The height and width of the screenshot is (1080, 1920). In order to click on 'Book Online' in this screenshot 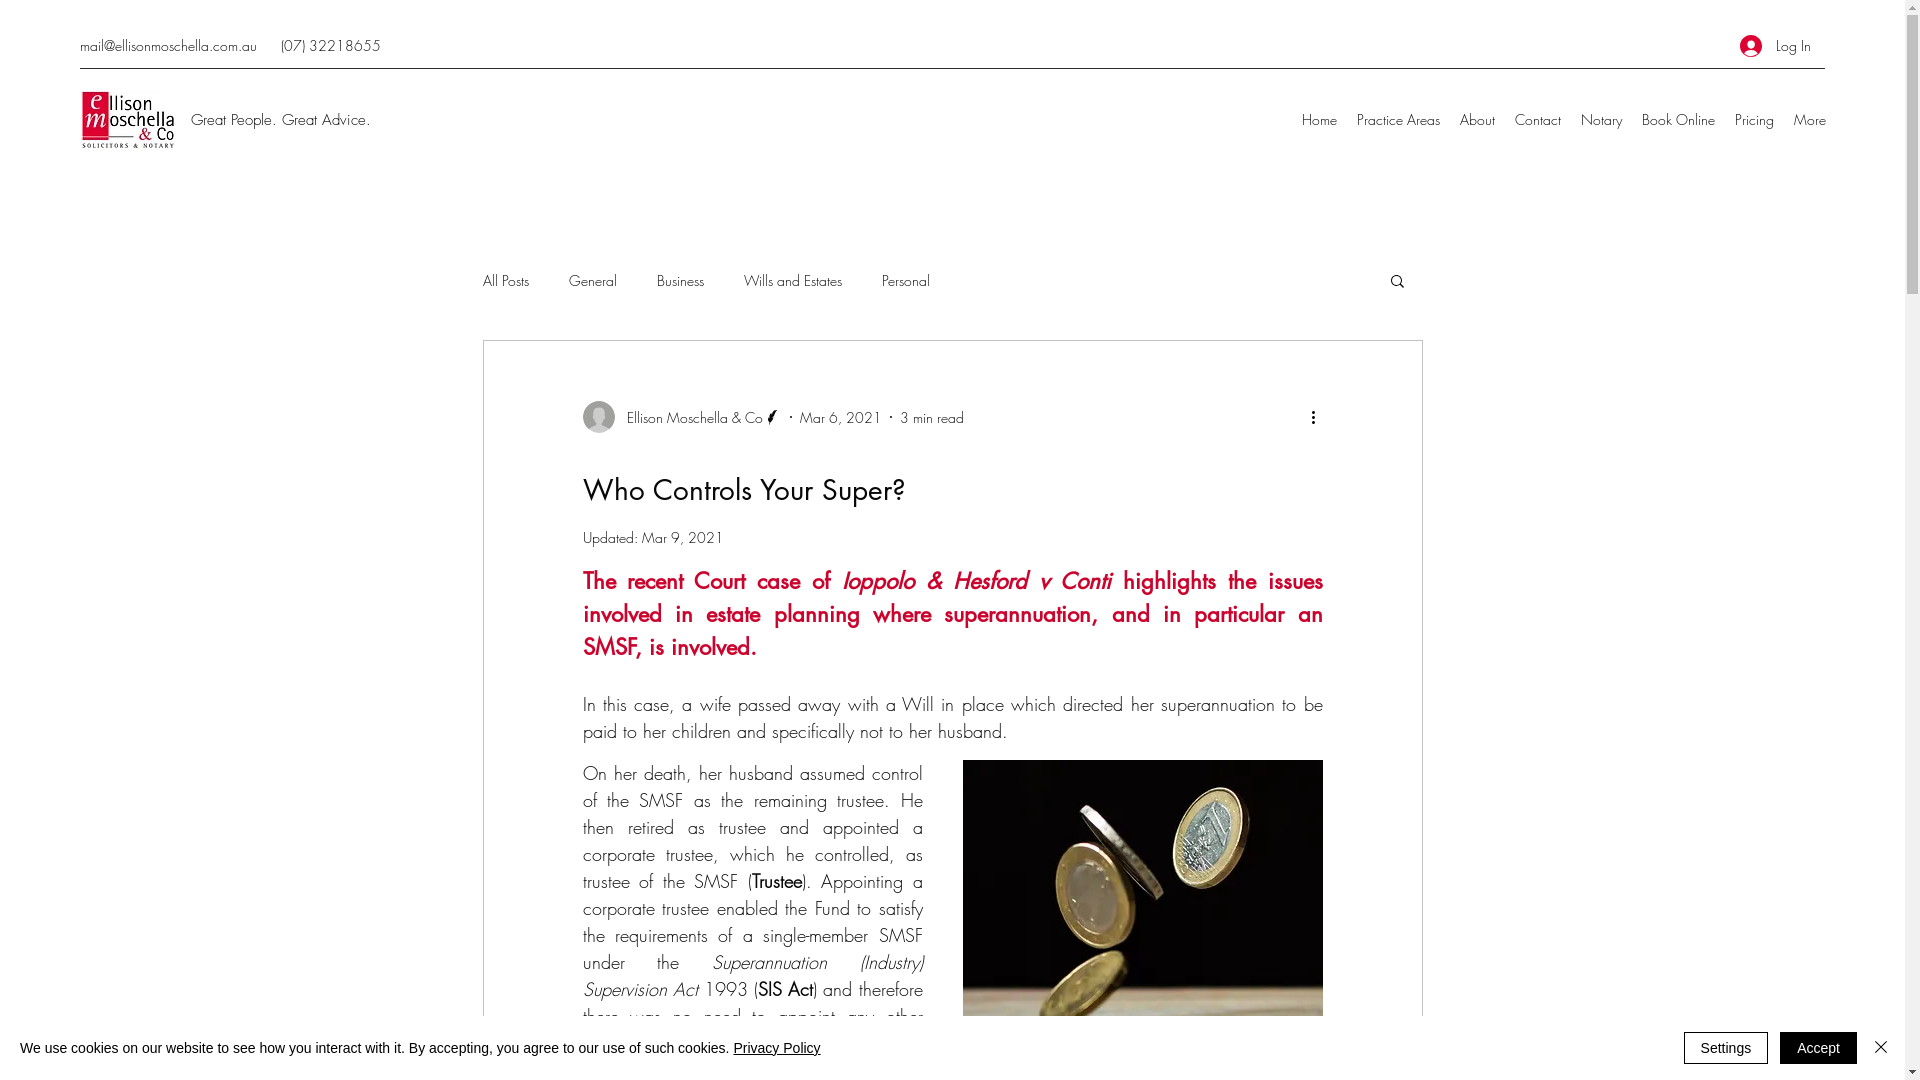, I will do `click(1678, 119)`.